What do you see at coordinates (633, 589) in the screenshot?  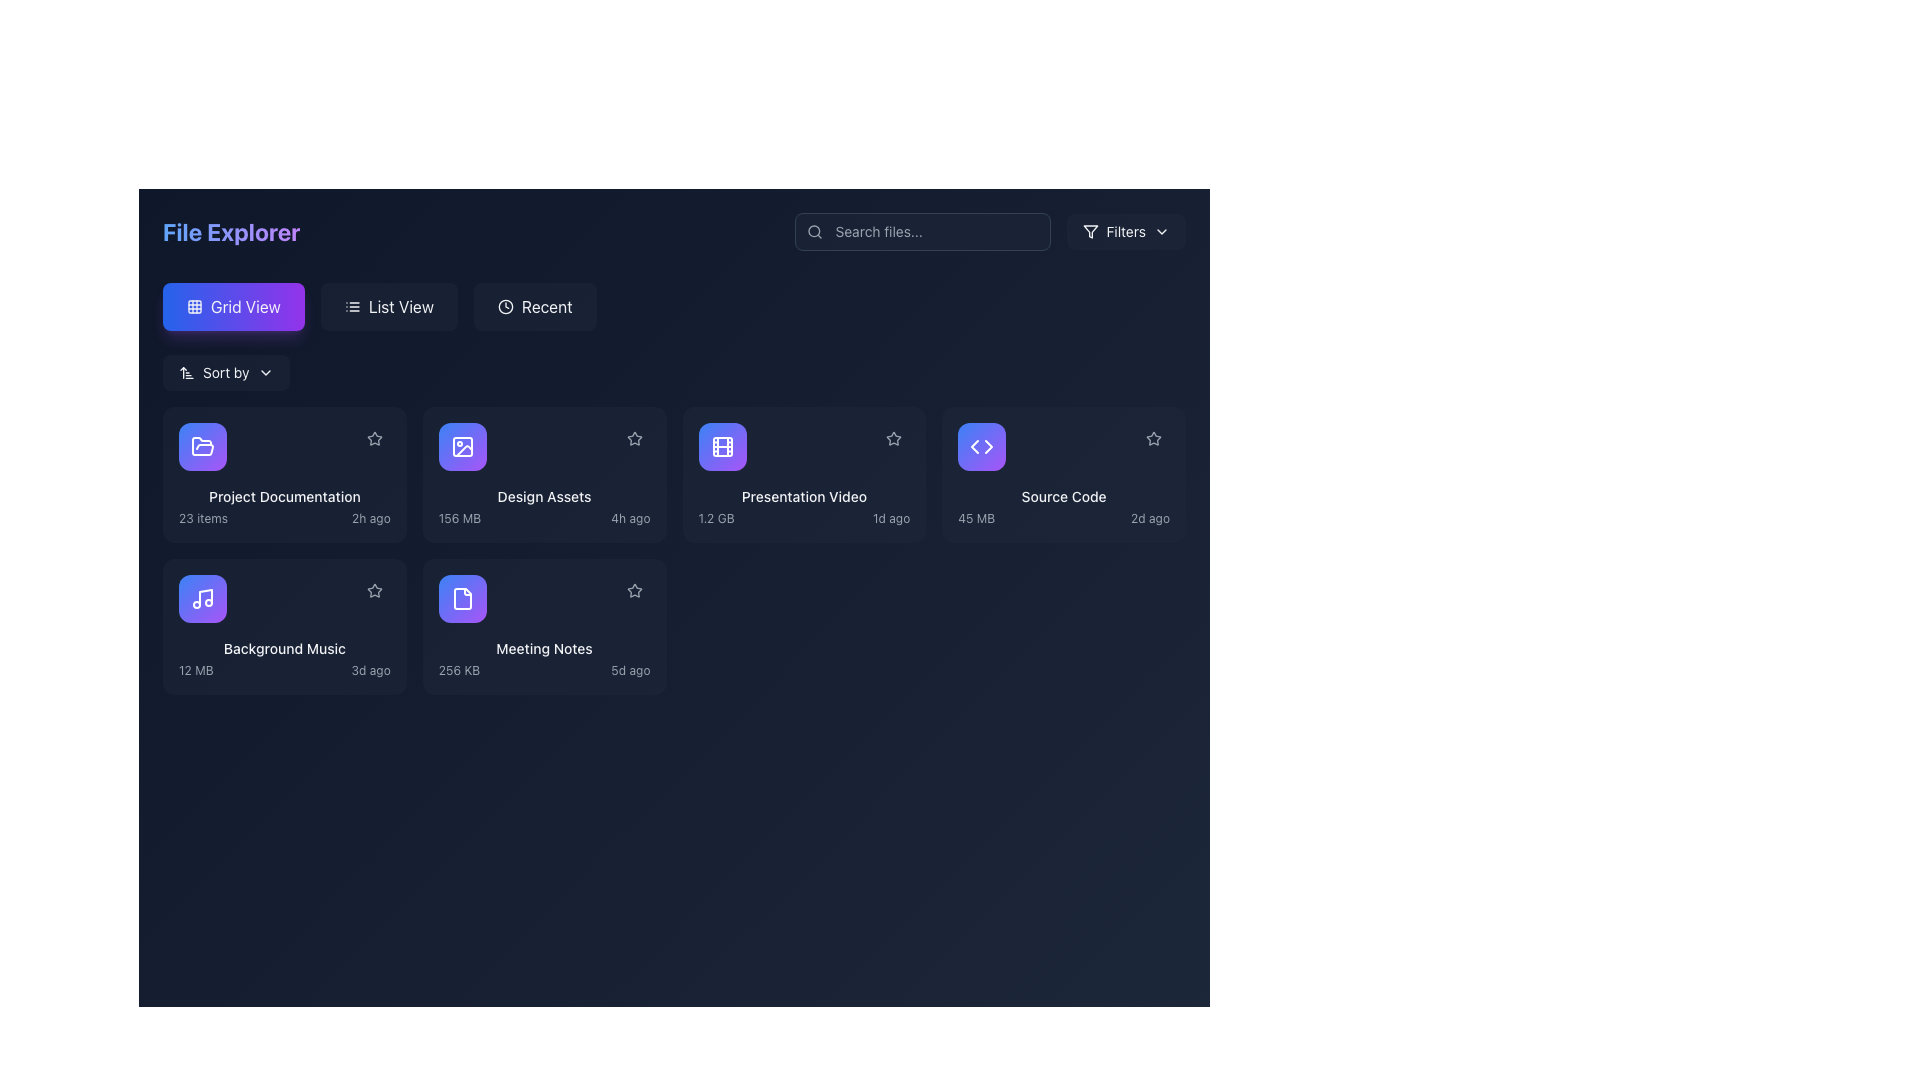 I see `the interactive star icon in the bottom-right corner of the 'Meeting Notes' card` at bounding box center [633, 589].